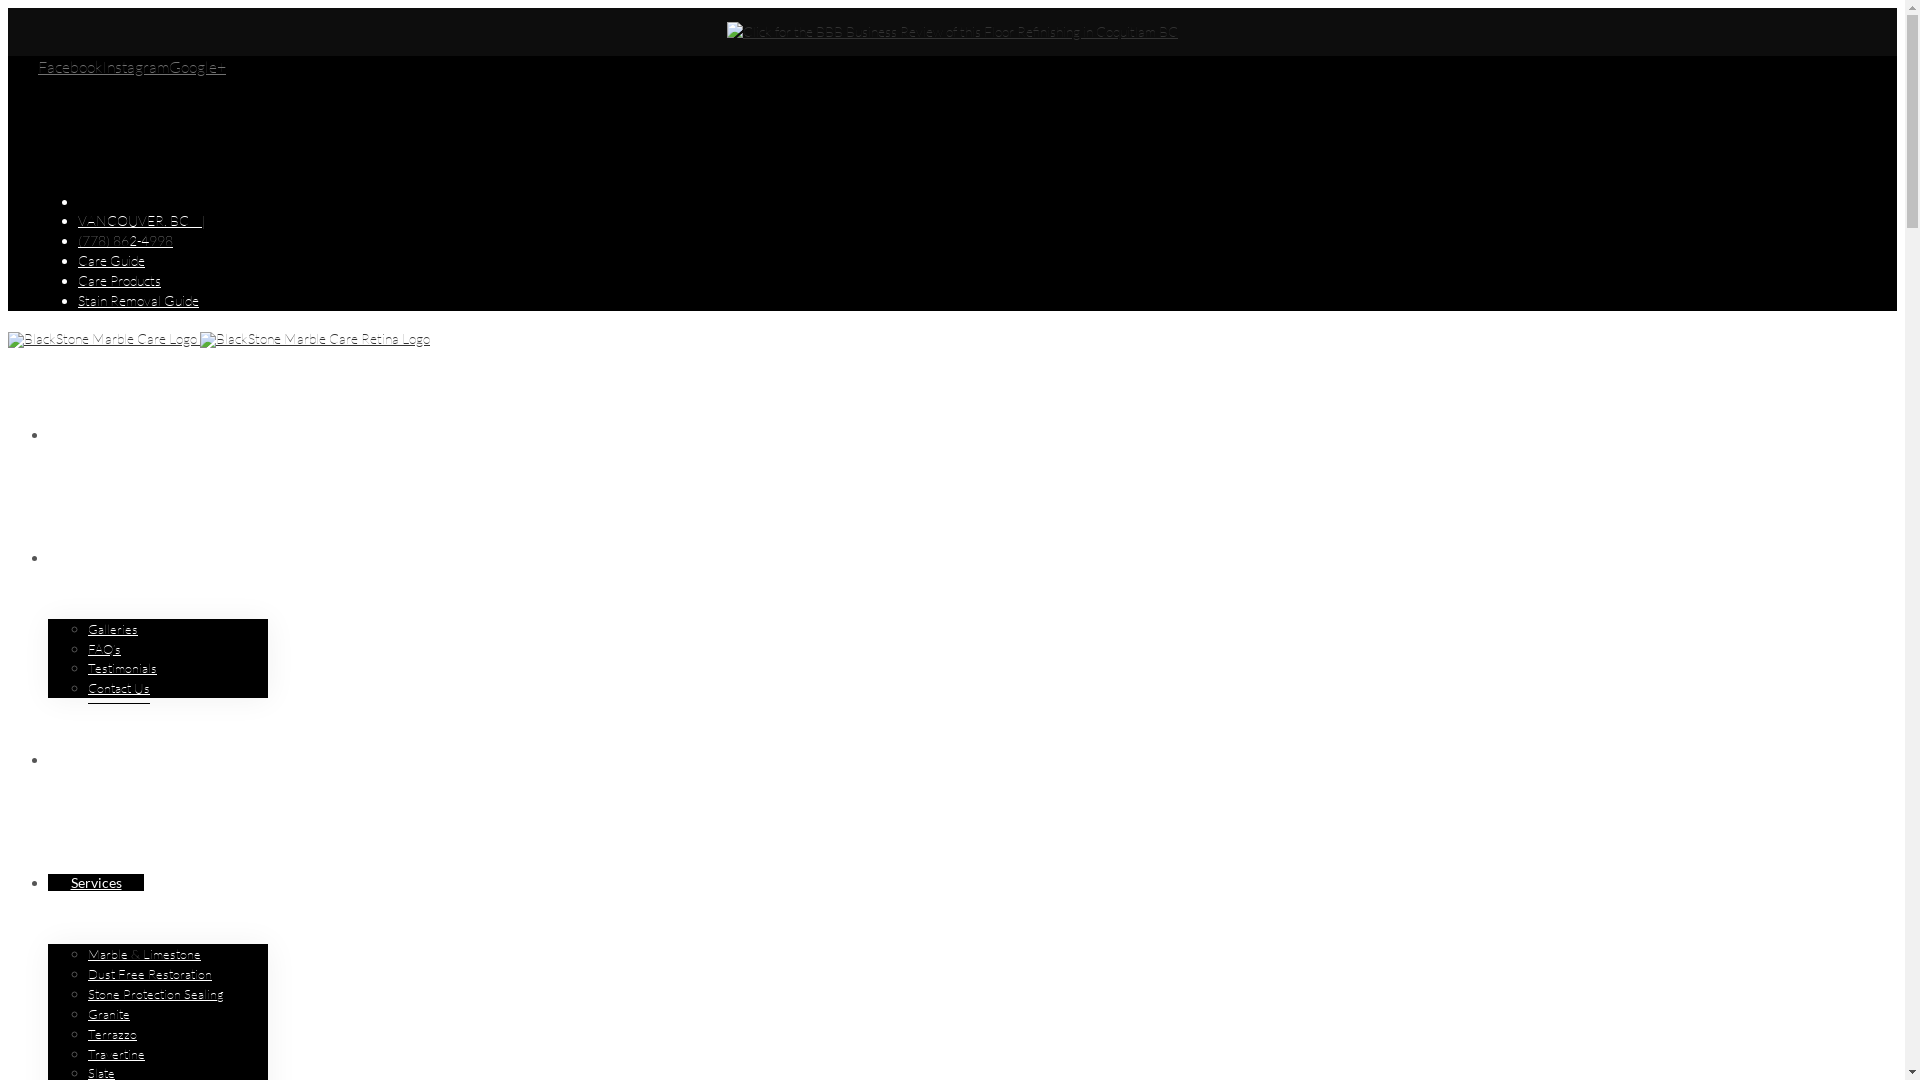 The image size is (1920, 1080). What do you see at coordinates (148, 973) in the screenshot?
I see `'Dust Free Restoration'` at bounding box center [148, 973].